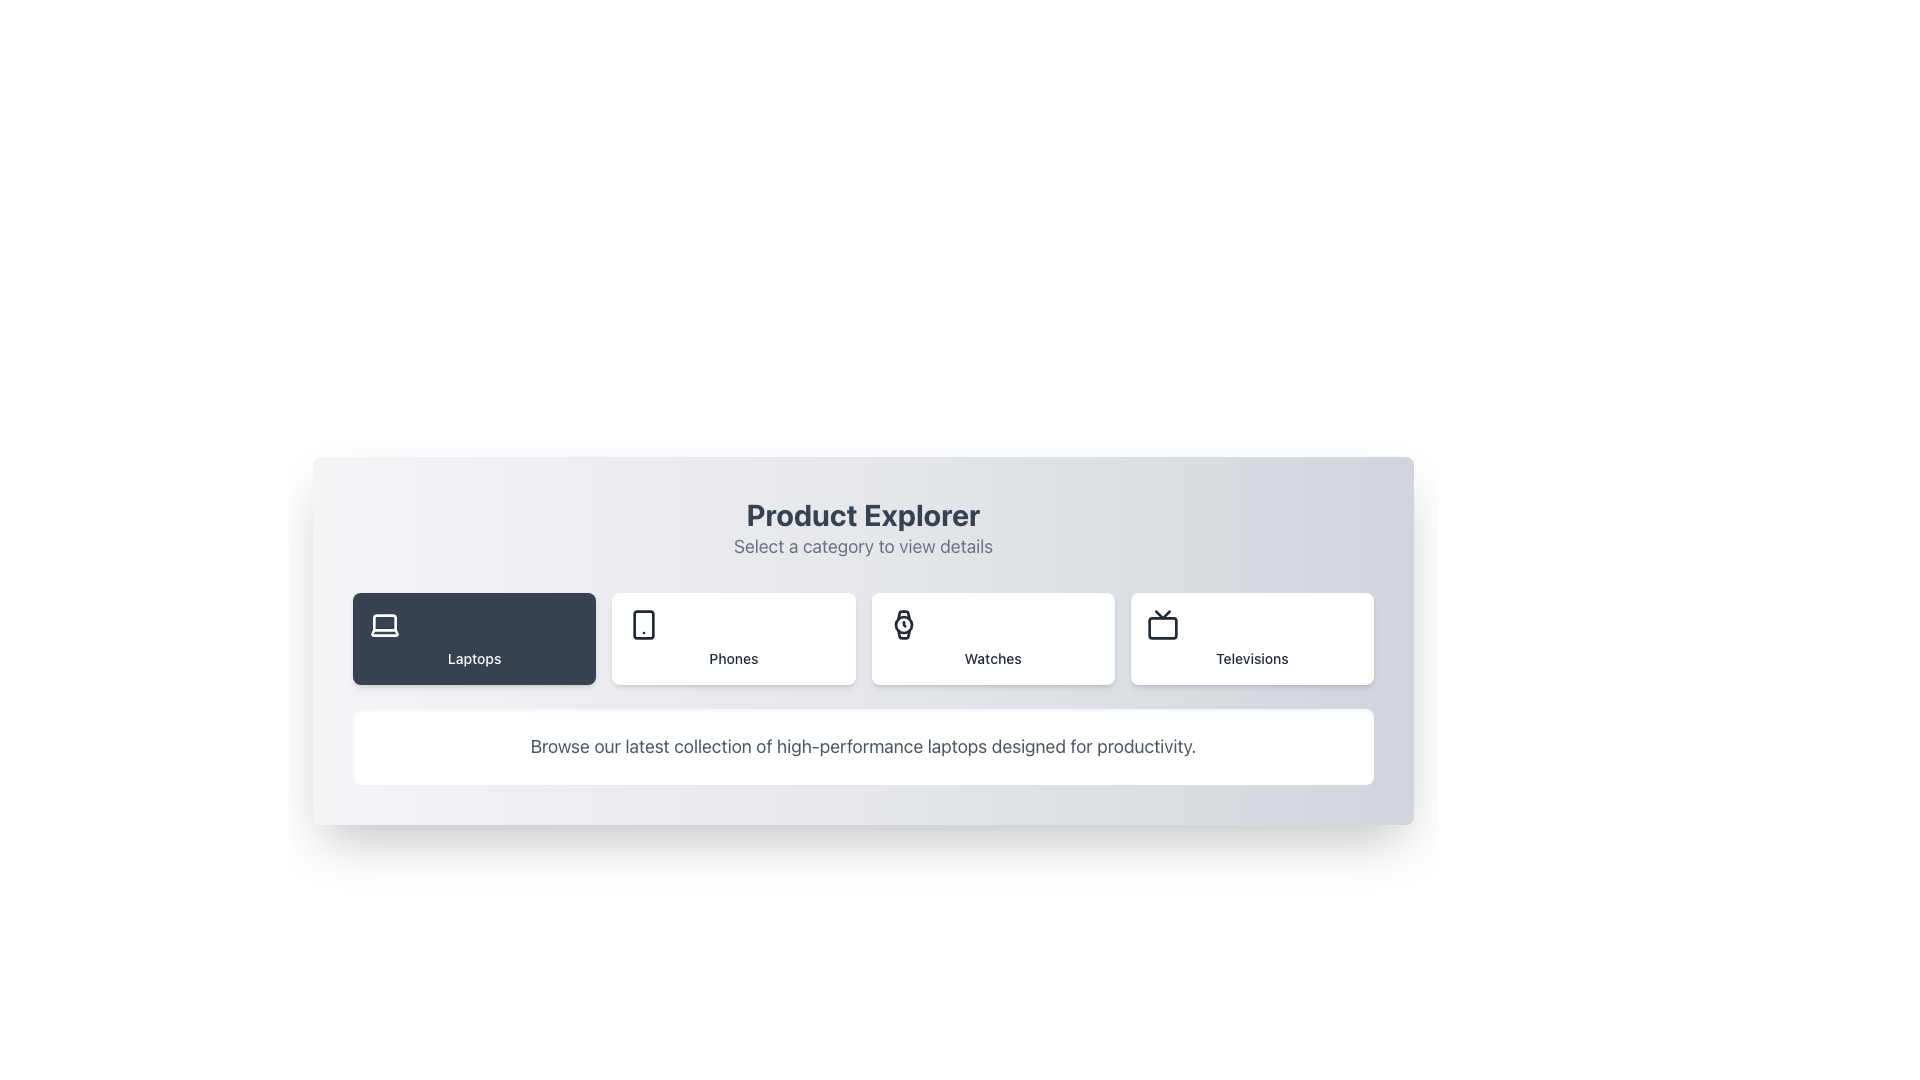 This screenshot has width=1920, height=1080. Describe the element at coordinates (863, 747) in the screenshot. I see `the text block that displays 'Browse our latest collection of high-performance laptops designed for productivity.' which is located below the buttons in the 'Product Explorer' section` at that location.